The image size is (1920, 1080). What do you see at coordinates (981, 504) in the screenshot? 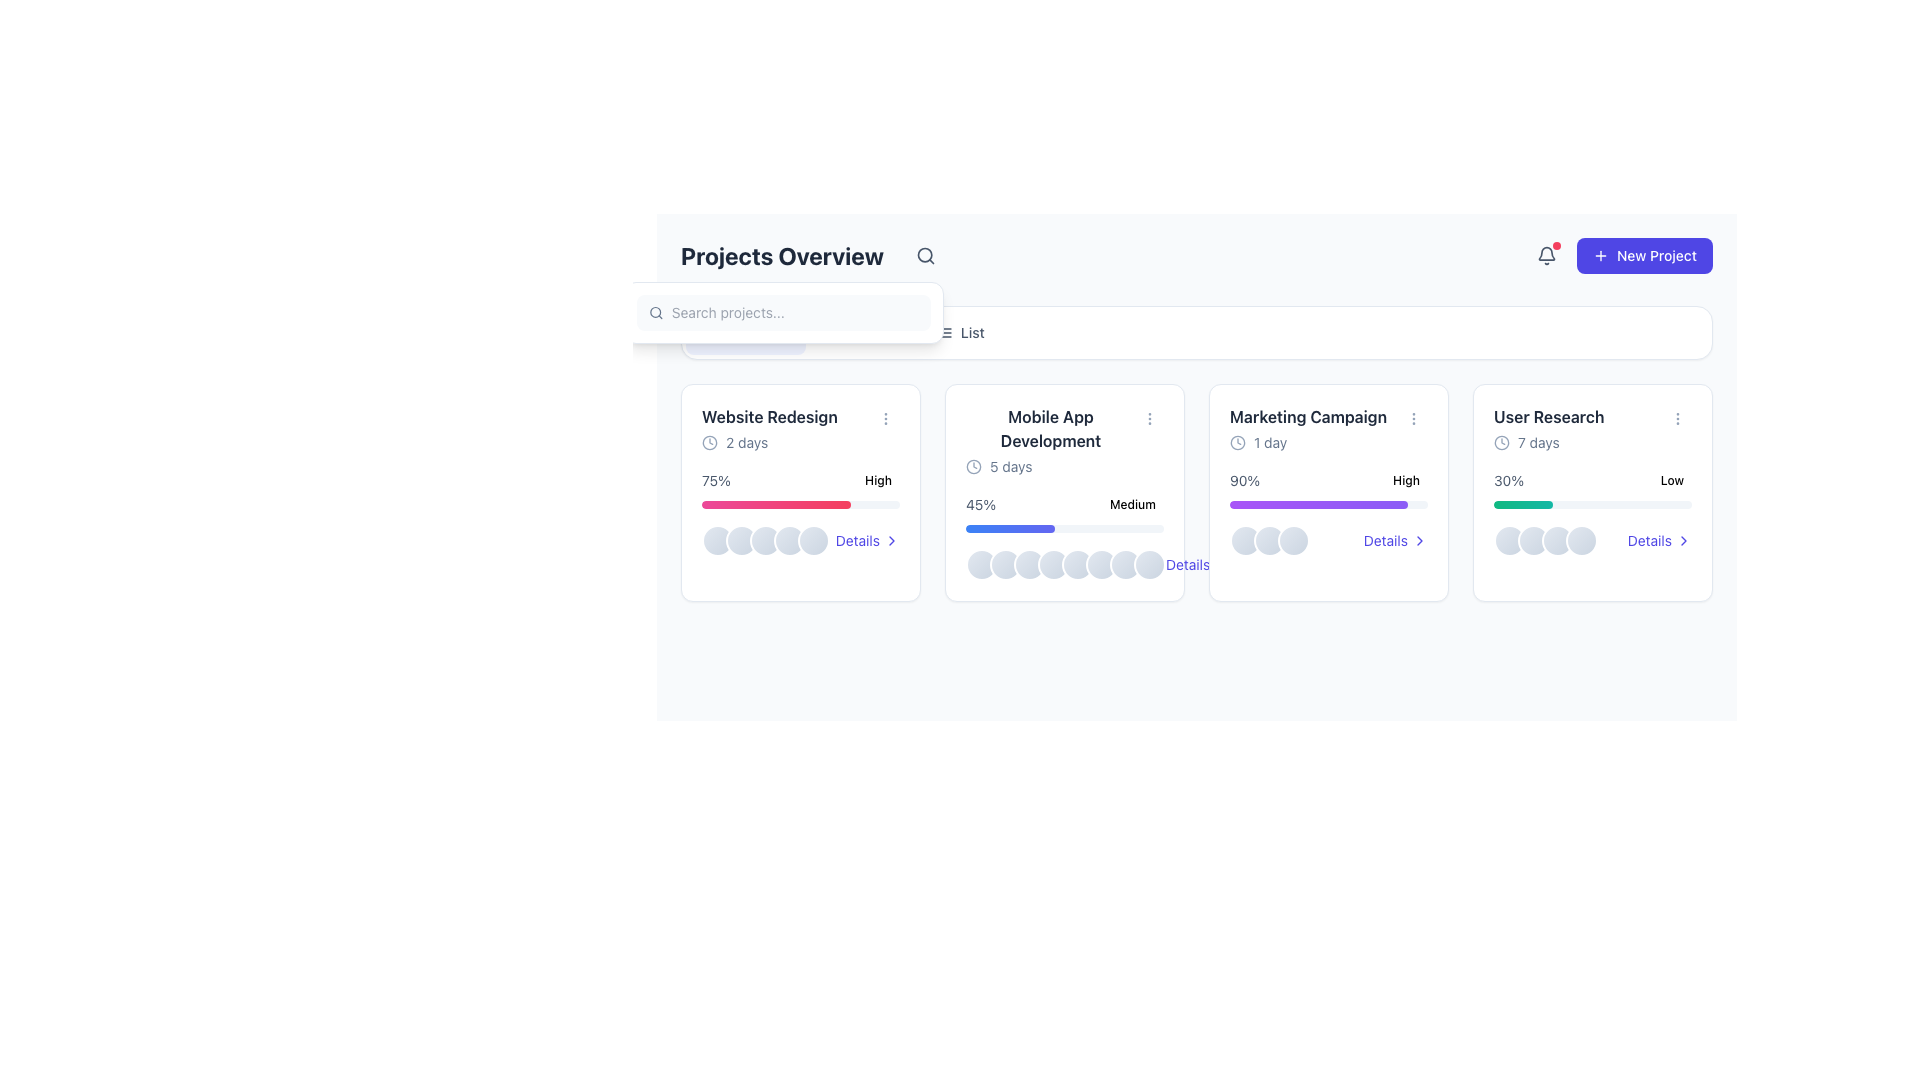
I see `the label displaying '45%' in light slate-gray color, located in the 'Mobile App Development' project card, to the left of the 'Medium' priority label` at bounding box center [981, 504].